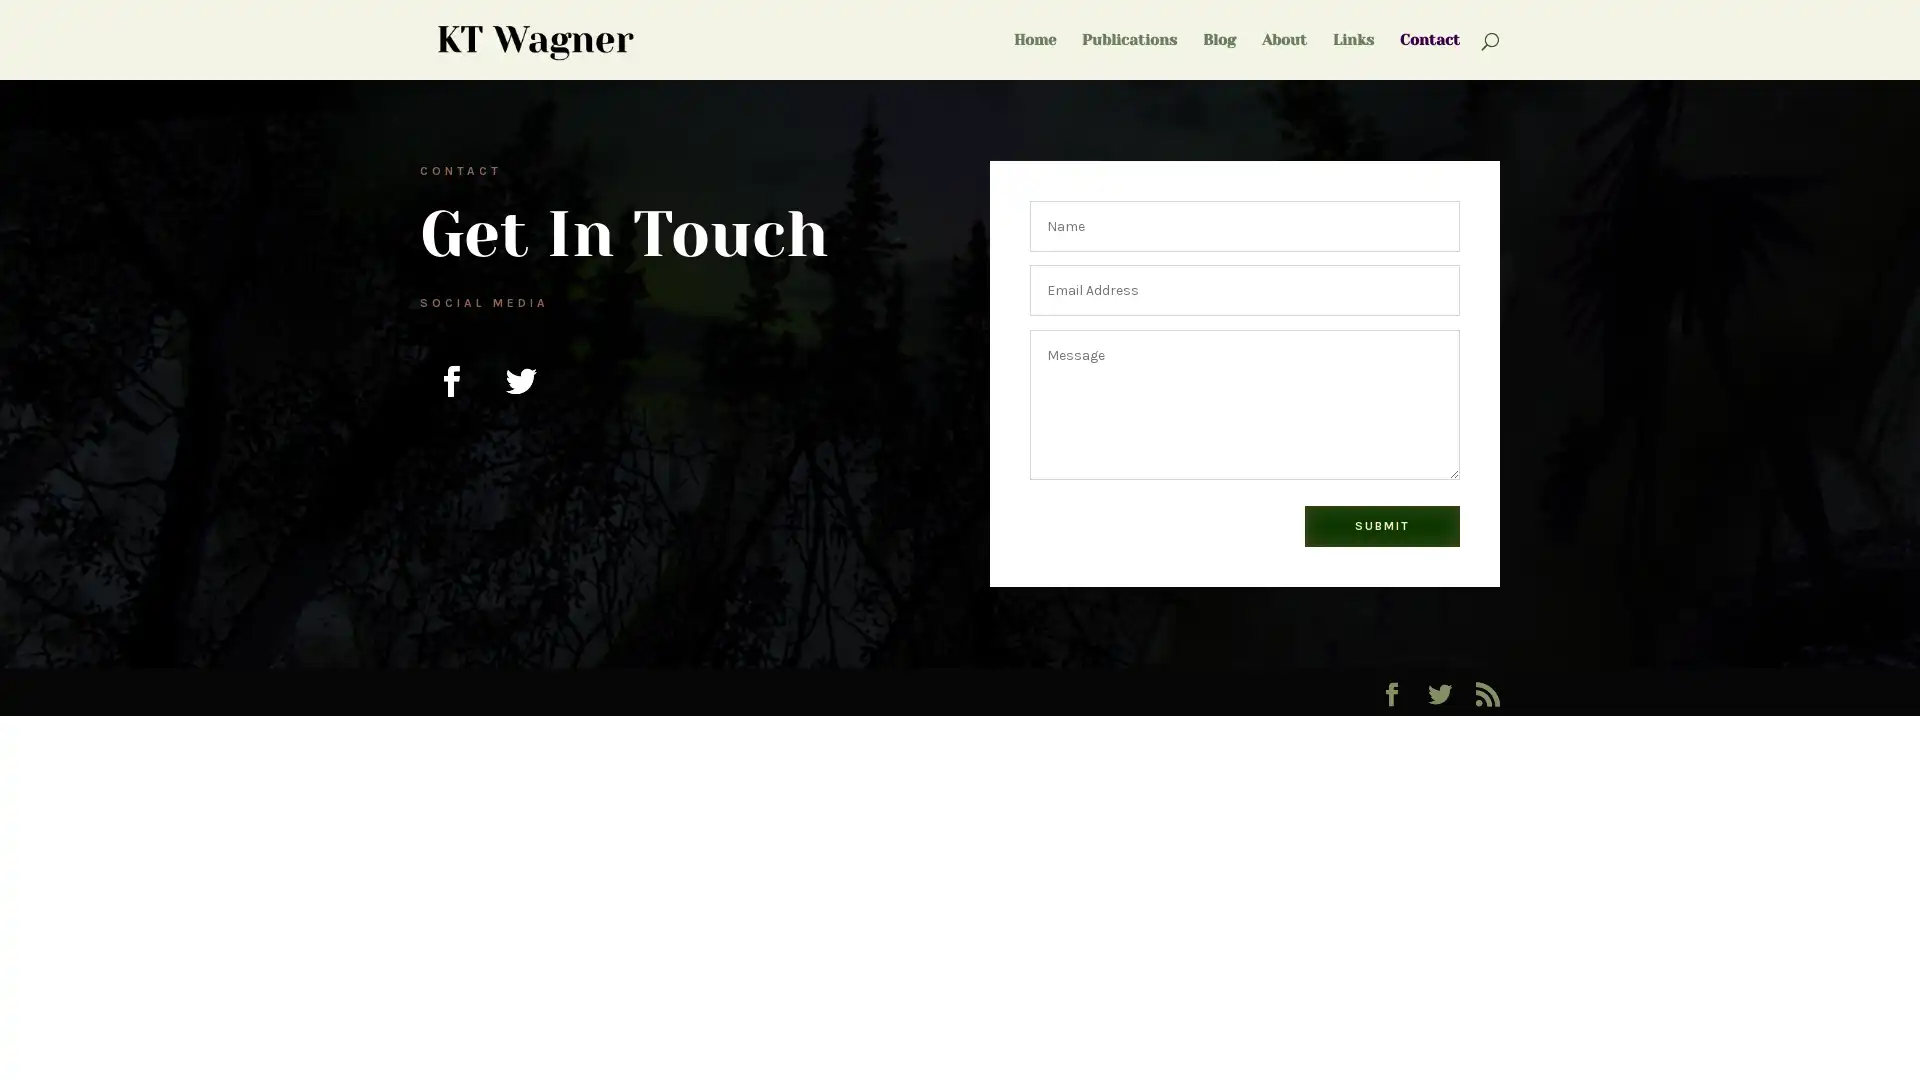  What do you see at coordinates (1380, 524) in the screenshot?
I see `SUBMIT 5` at bounding box center [1380, 524].